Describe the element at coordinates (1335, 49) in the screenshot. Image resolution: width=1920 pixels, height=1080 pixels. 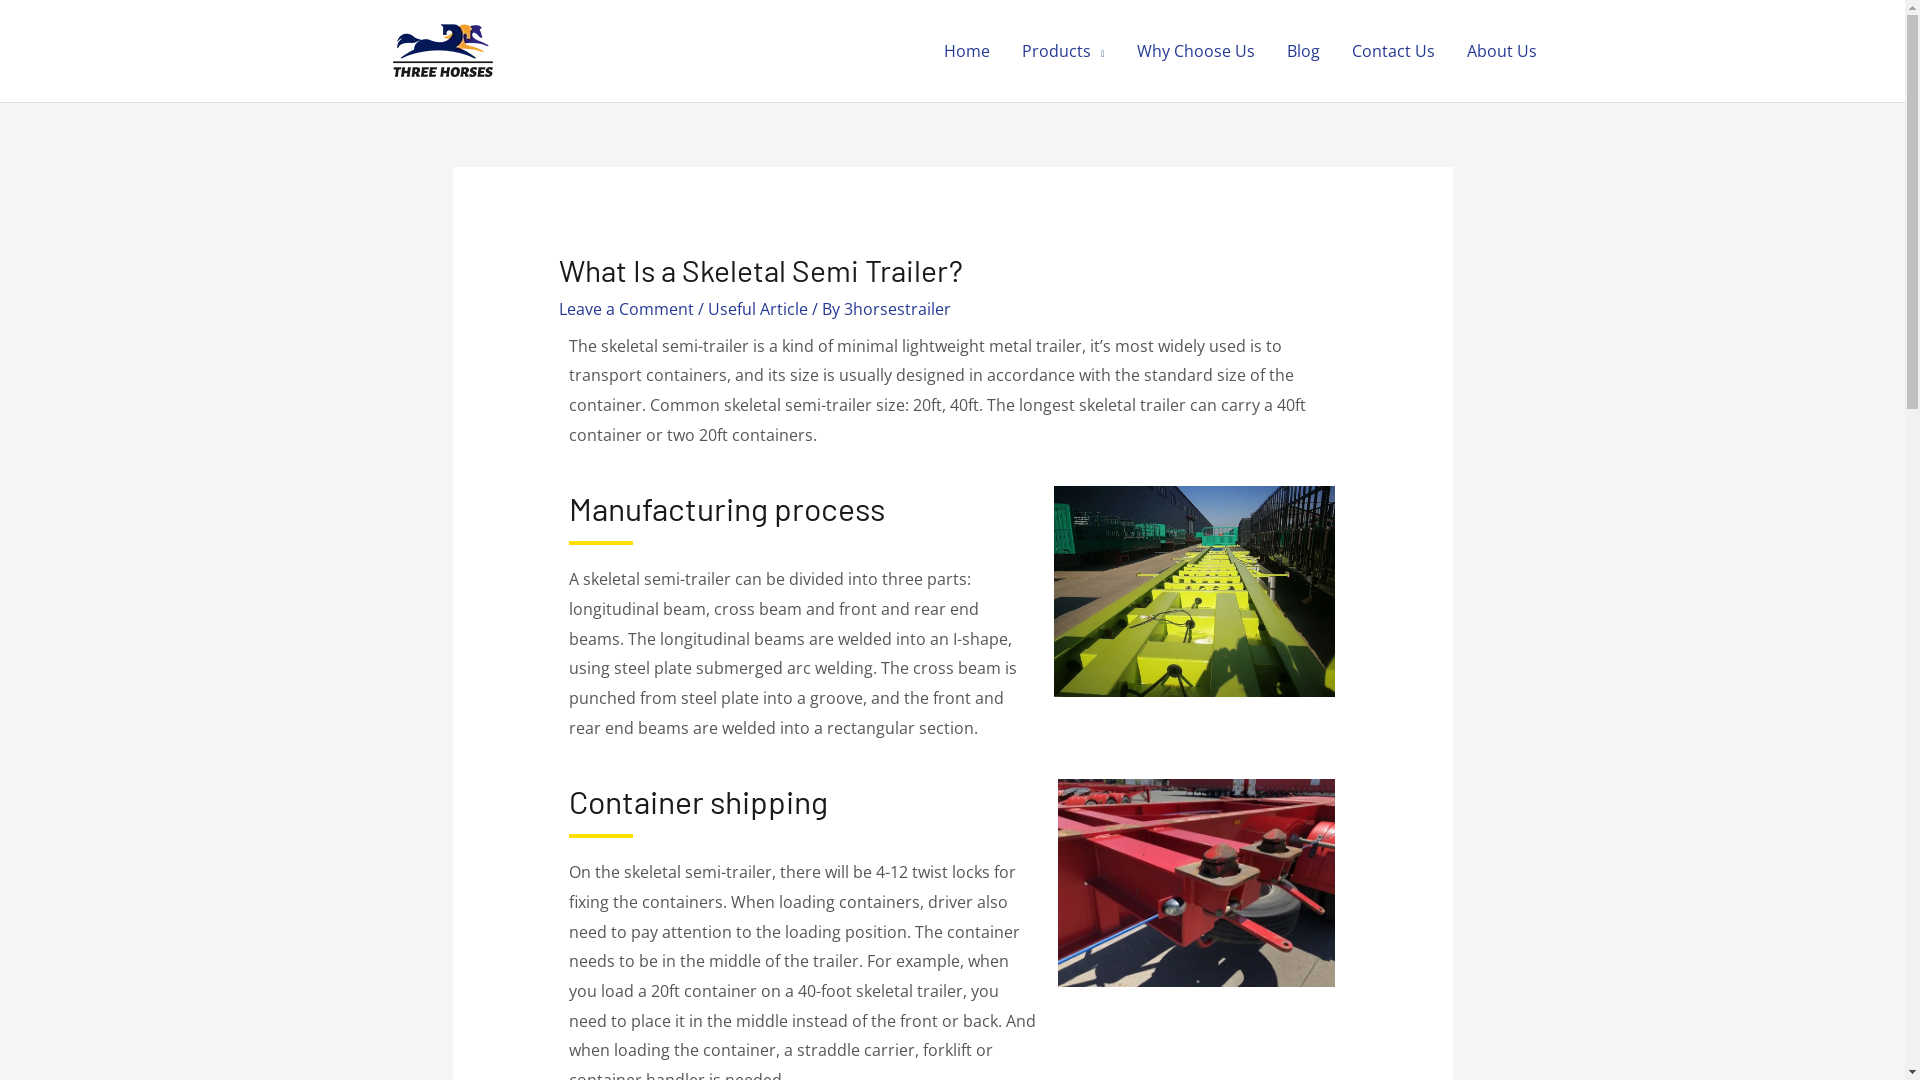
I see `'Contact Us'` at that location.